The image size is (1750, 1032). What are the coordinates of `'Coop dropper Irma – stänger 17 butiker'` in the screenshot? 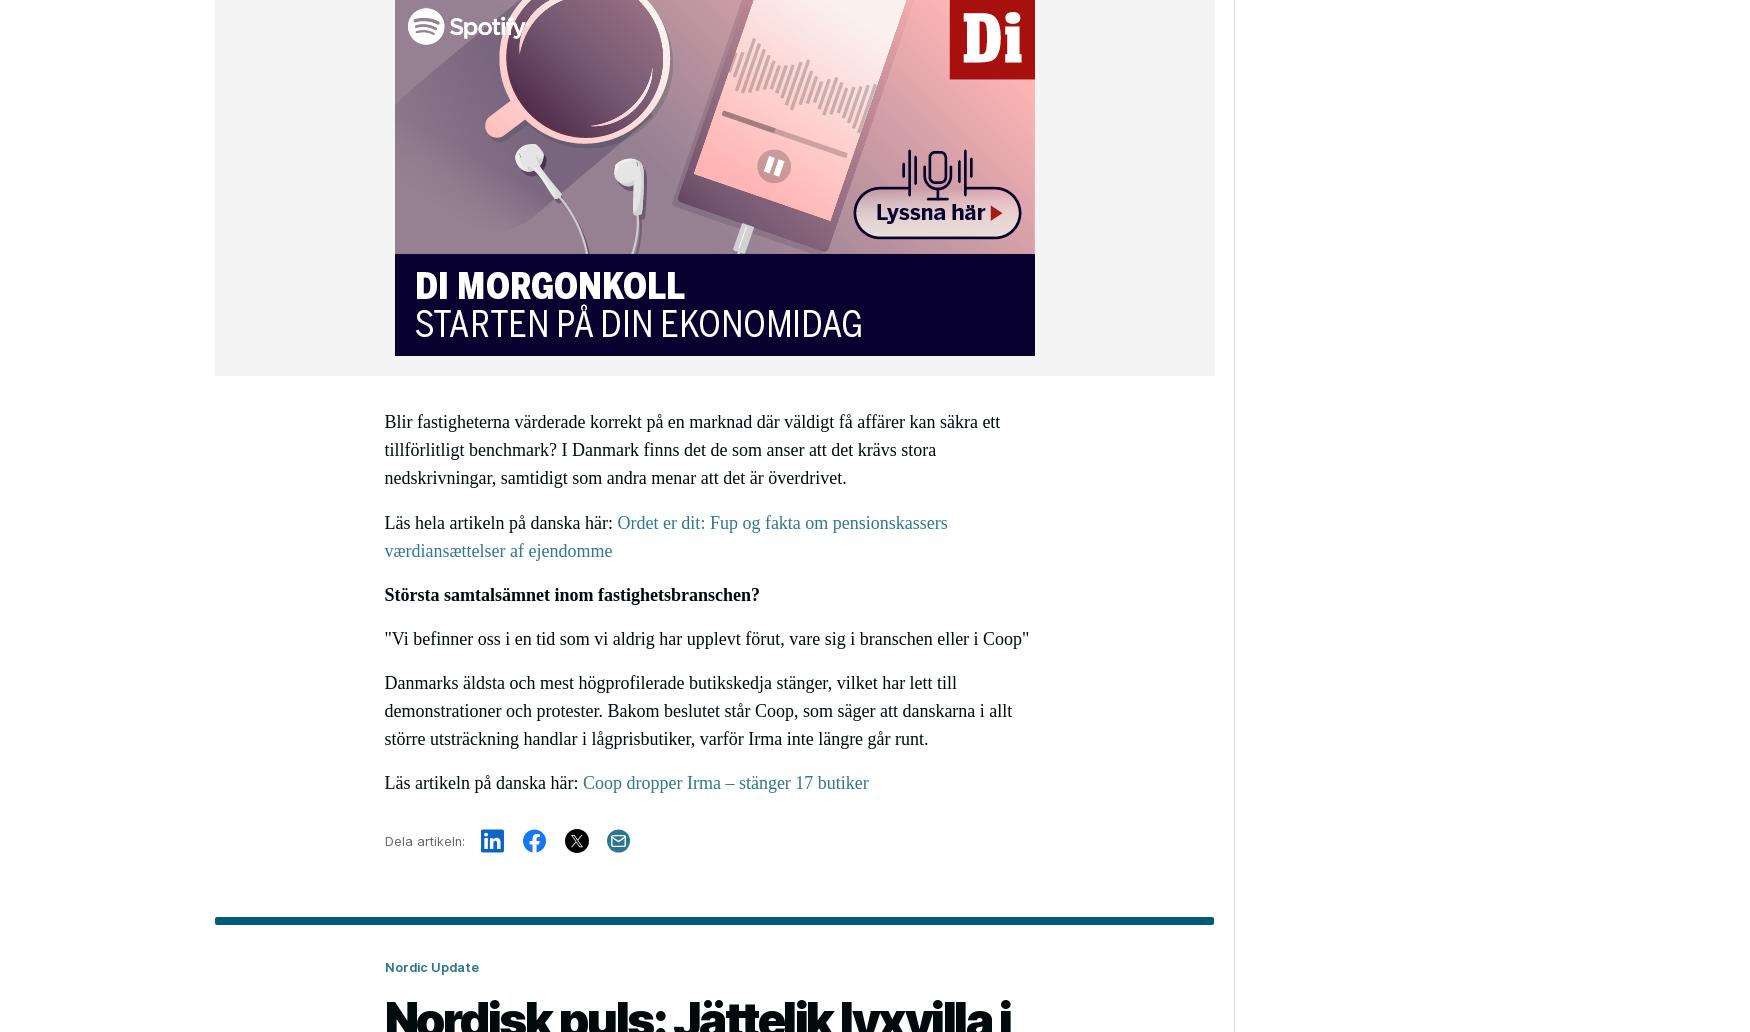 It's located at (725, 782).